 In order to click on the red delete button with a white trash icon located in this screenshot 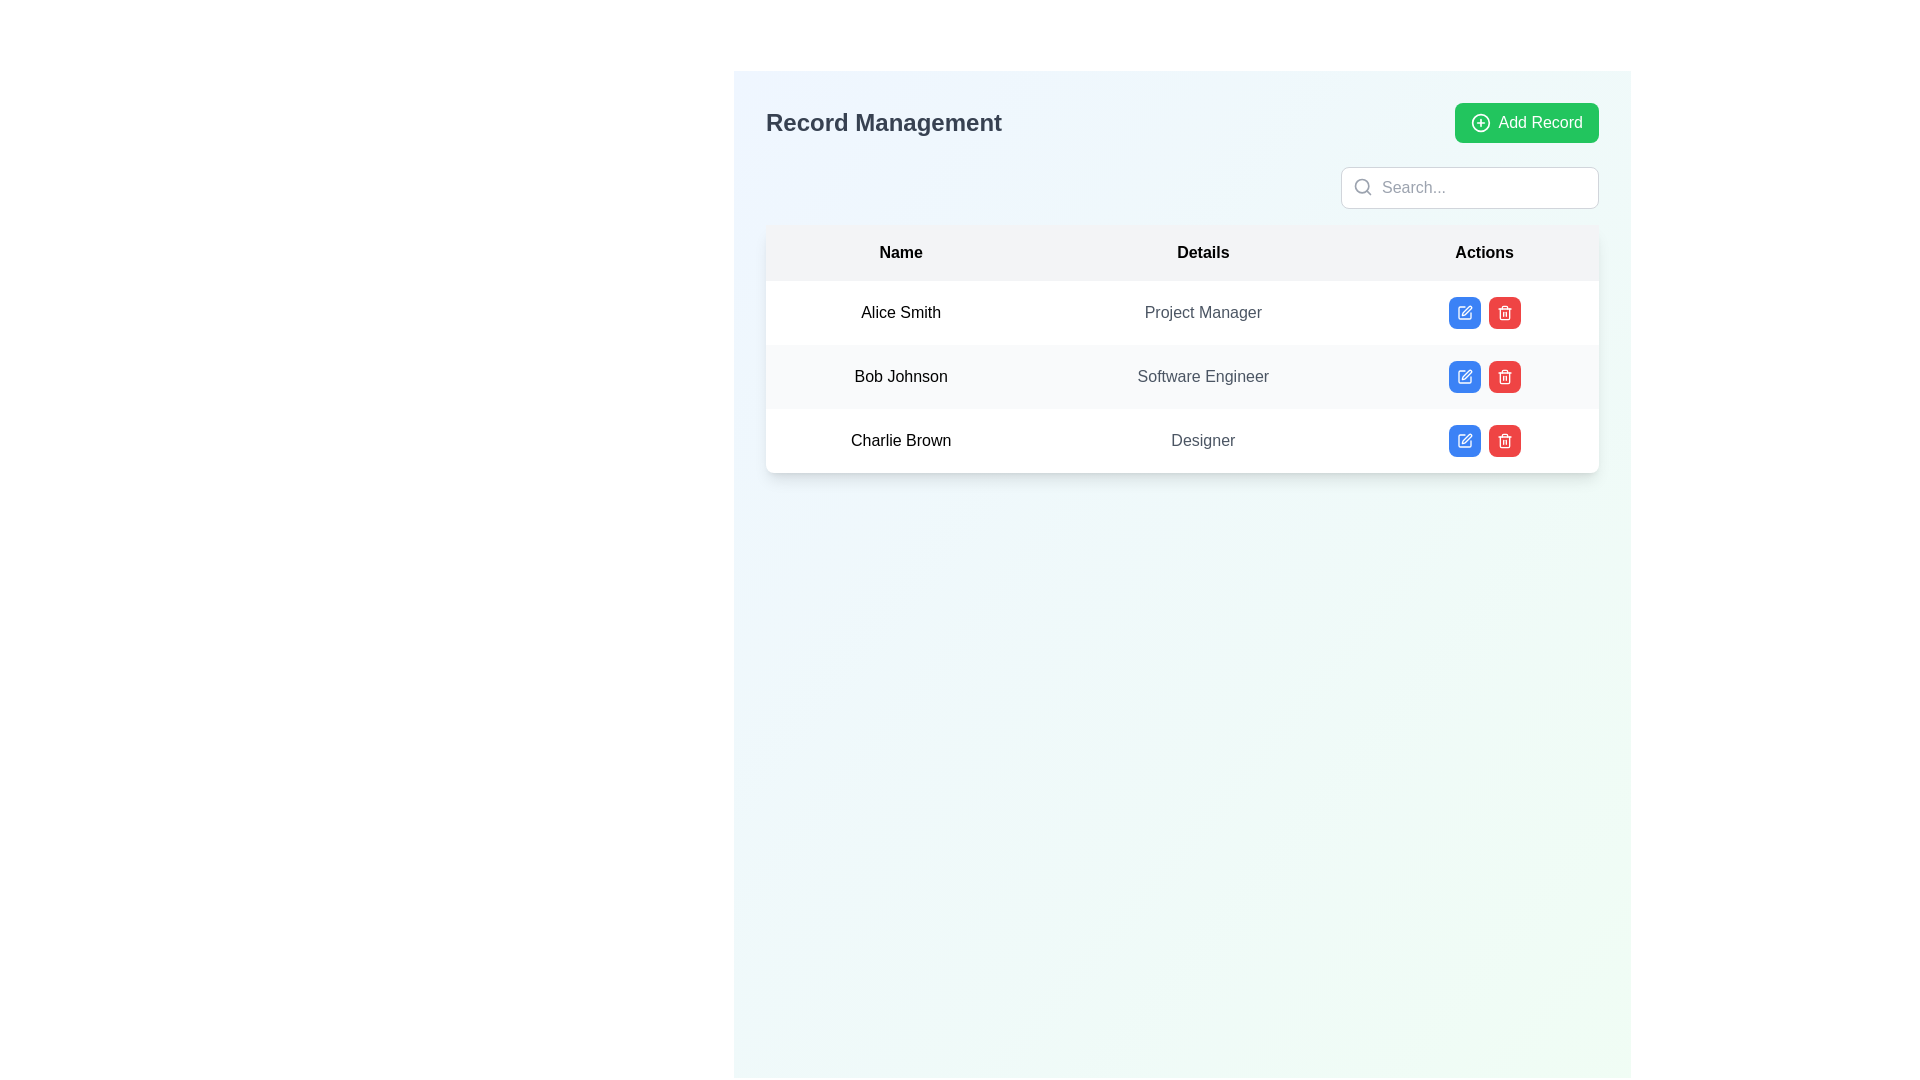, I will do `click(1504, 439)`.